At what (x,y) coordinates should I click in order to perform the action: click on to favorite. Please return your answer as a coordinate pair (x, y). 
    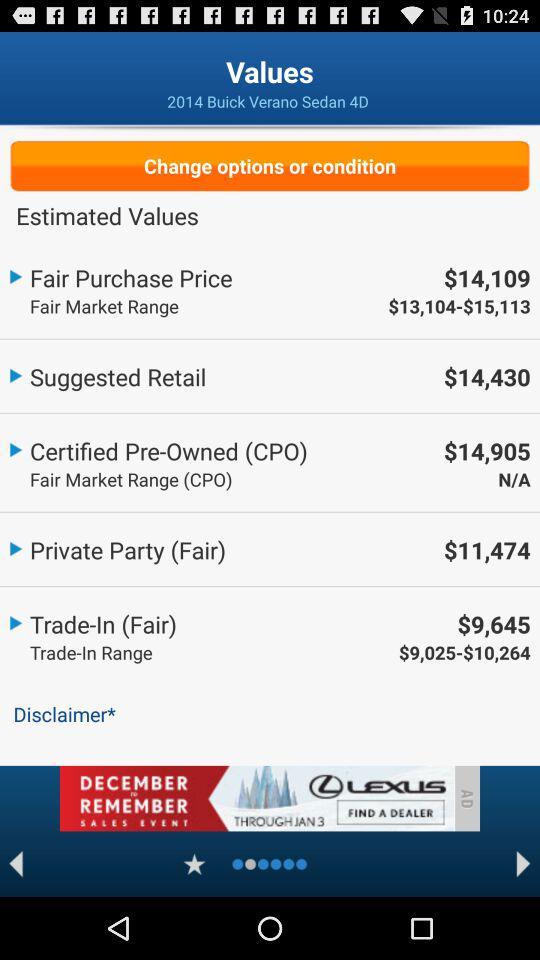
    Looking at the image, I should click on (194, 863).